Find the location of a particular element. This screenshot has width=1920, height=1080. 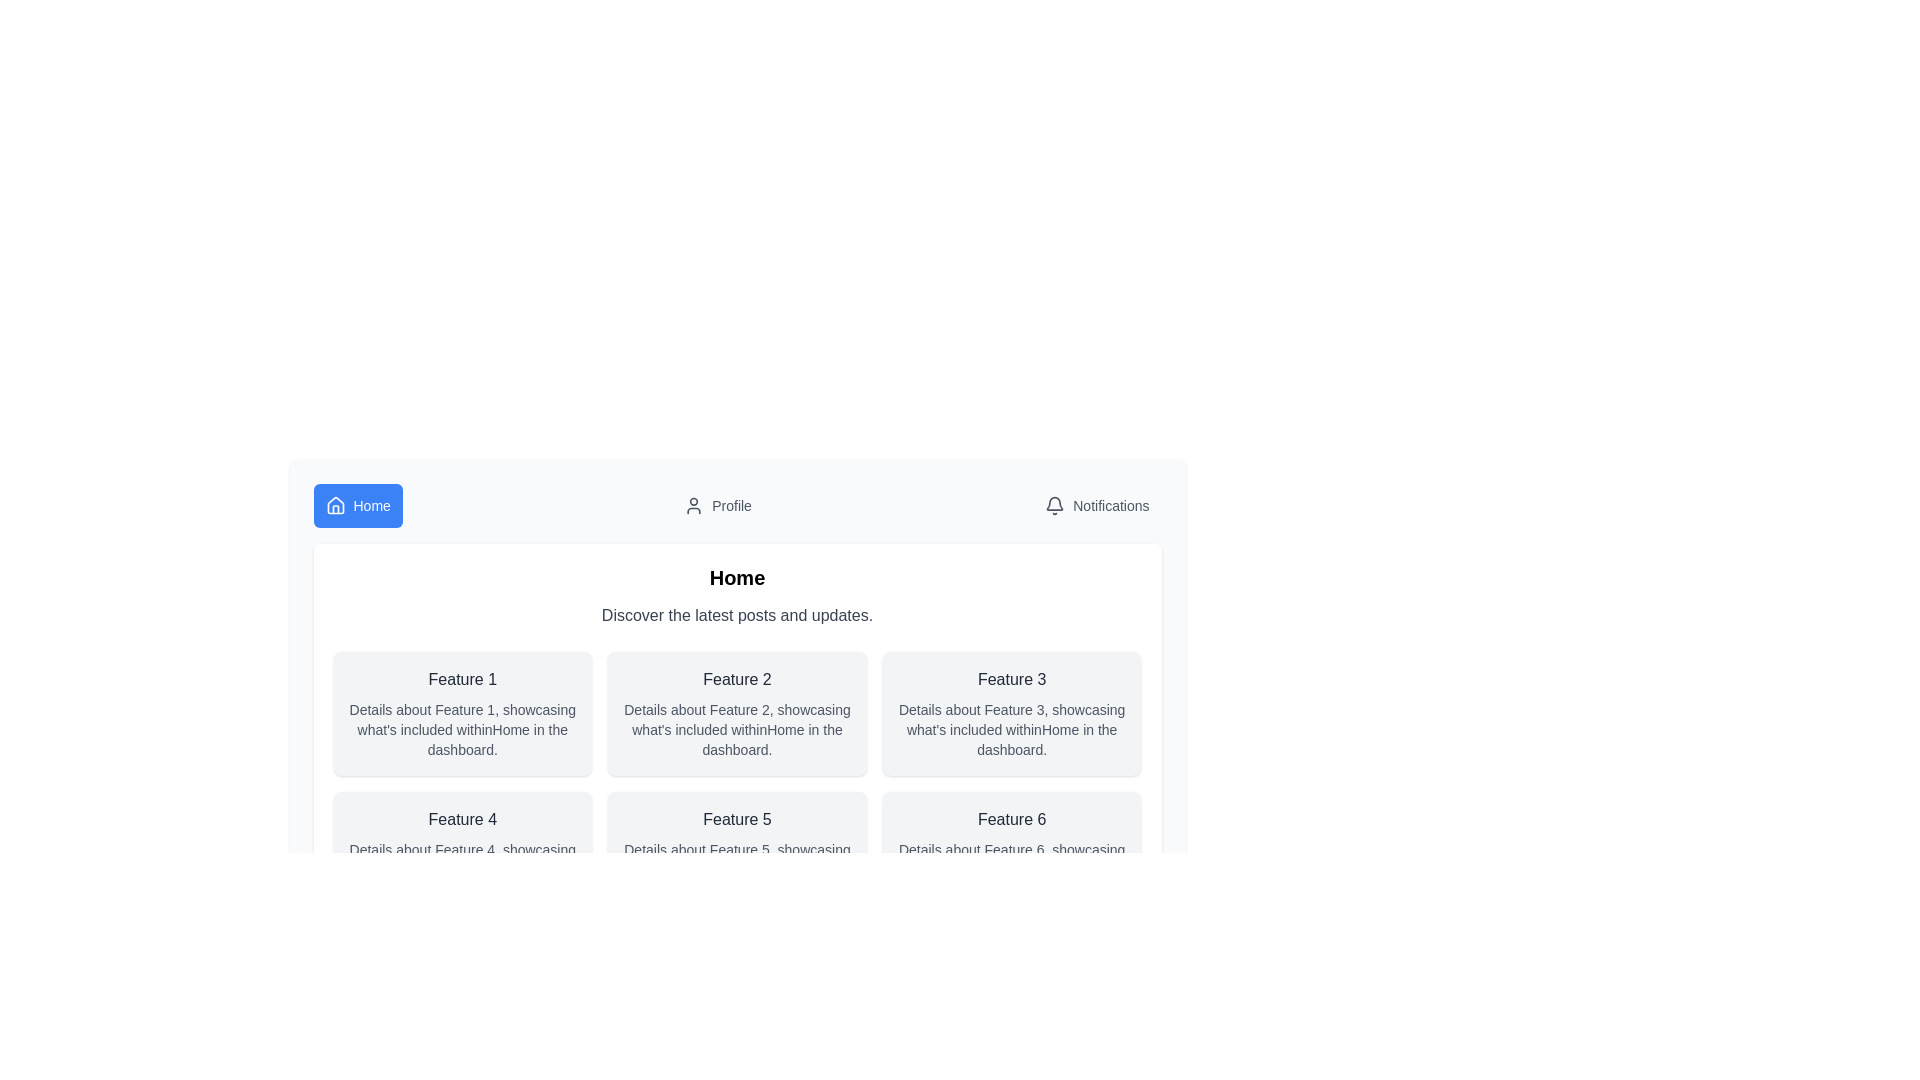

the notifications button located at the top-right side of the interface is located at coordinates (1096, 504).